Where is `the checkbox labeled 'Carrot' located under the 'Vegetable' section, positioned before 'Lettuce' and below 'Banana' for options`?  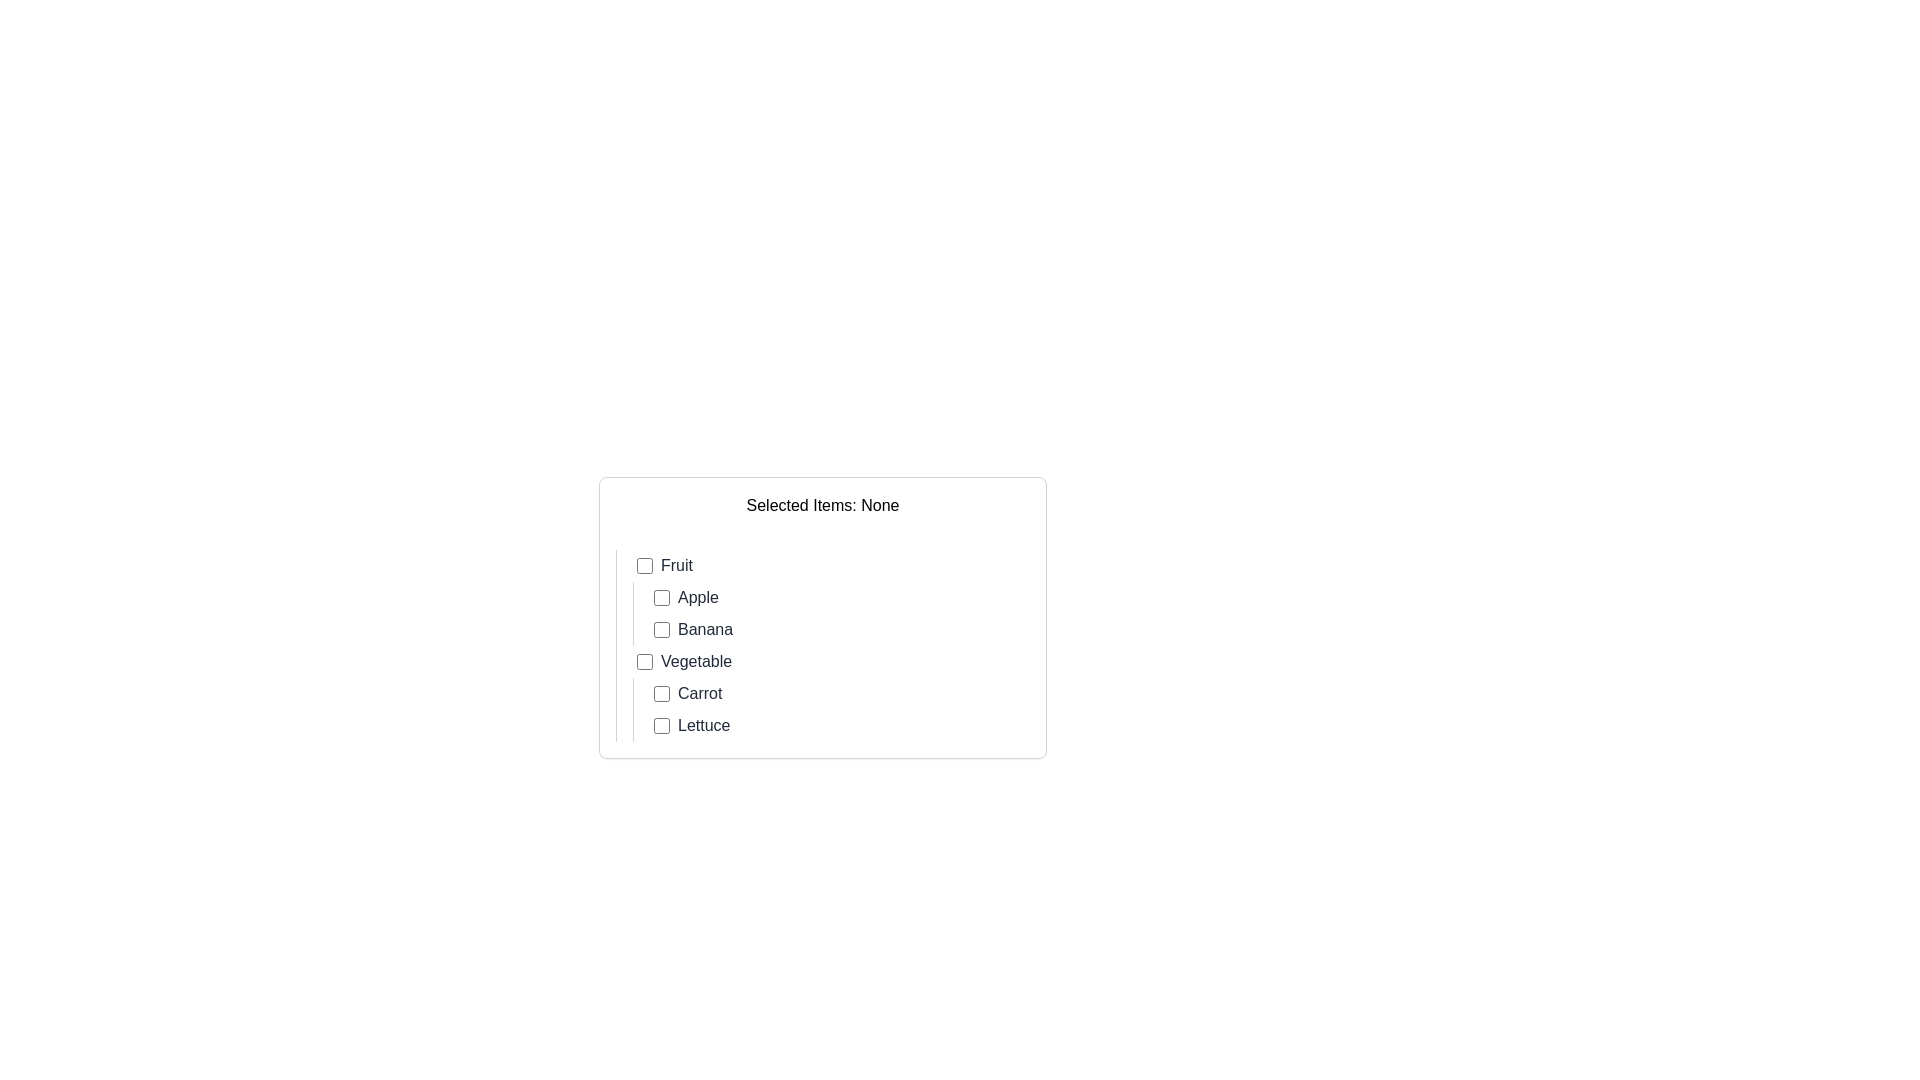
the checkbox labeled 'Carrot' located under the 'Vegetable' section, positioned before 'Lettuce' and below 'Banana' for options is located at coordinates (840, 693).